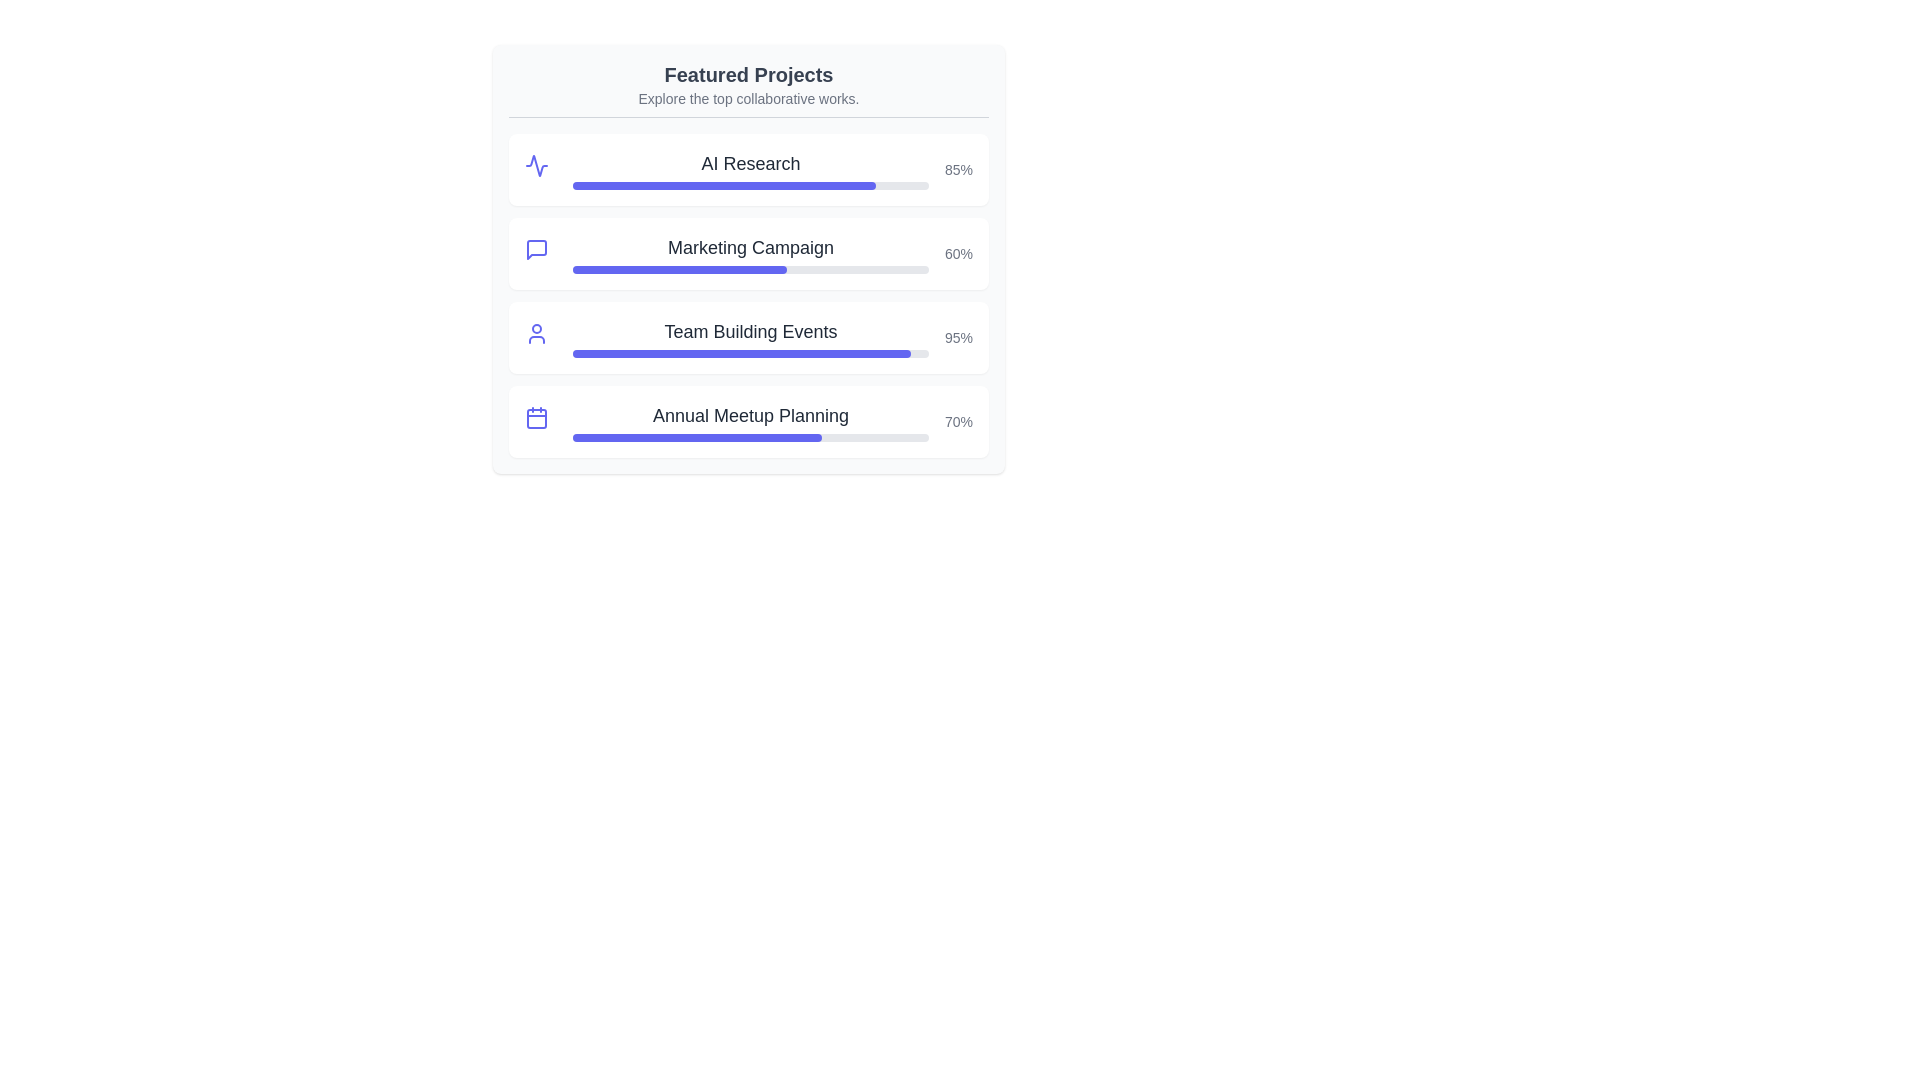  I want to click on the project titled Team Building Events, so click(748, 330).